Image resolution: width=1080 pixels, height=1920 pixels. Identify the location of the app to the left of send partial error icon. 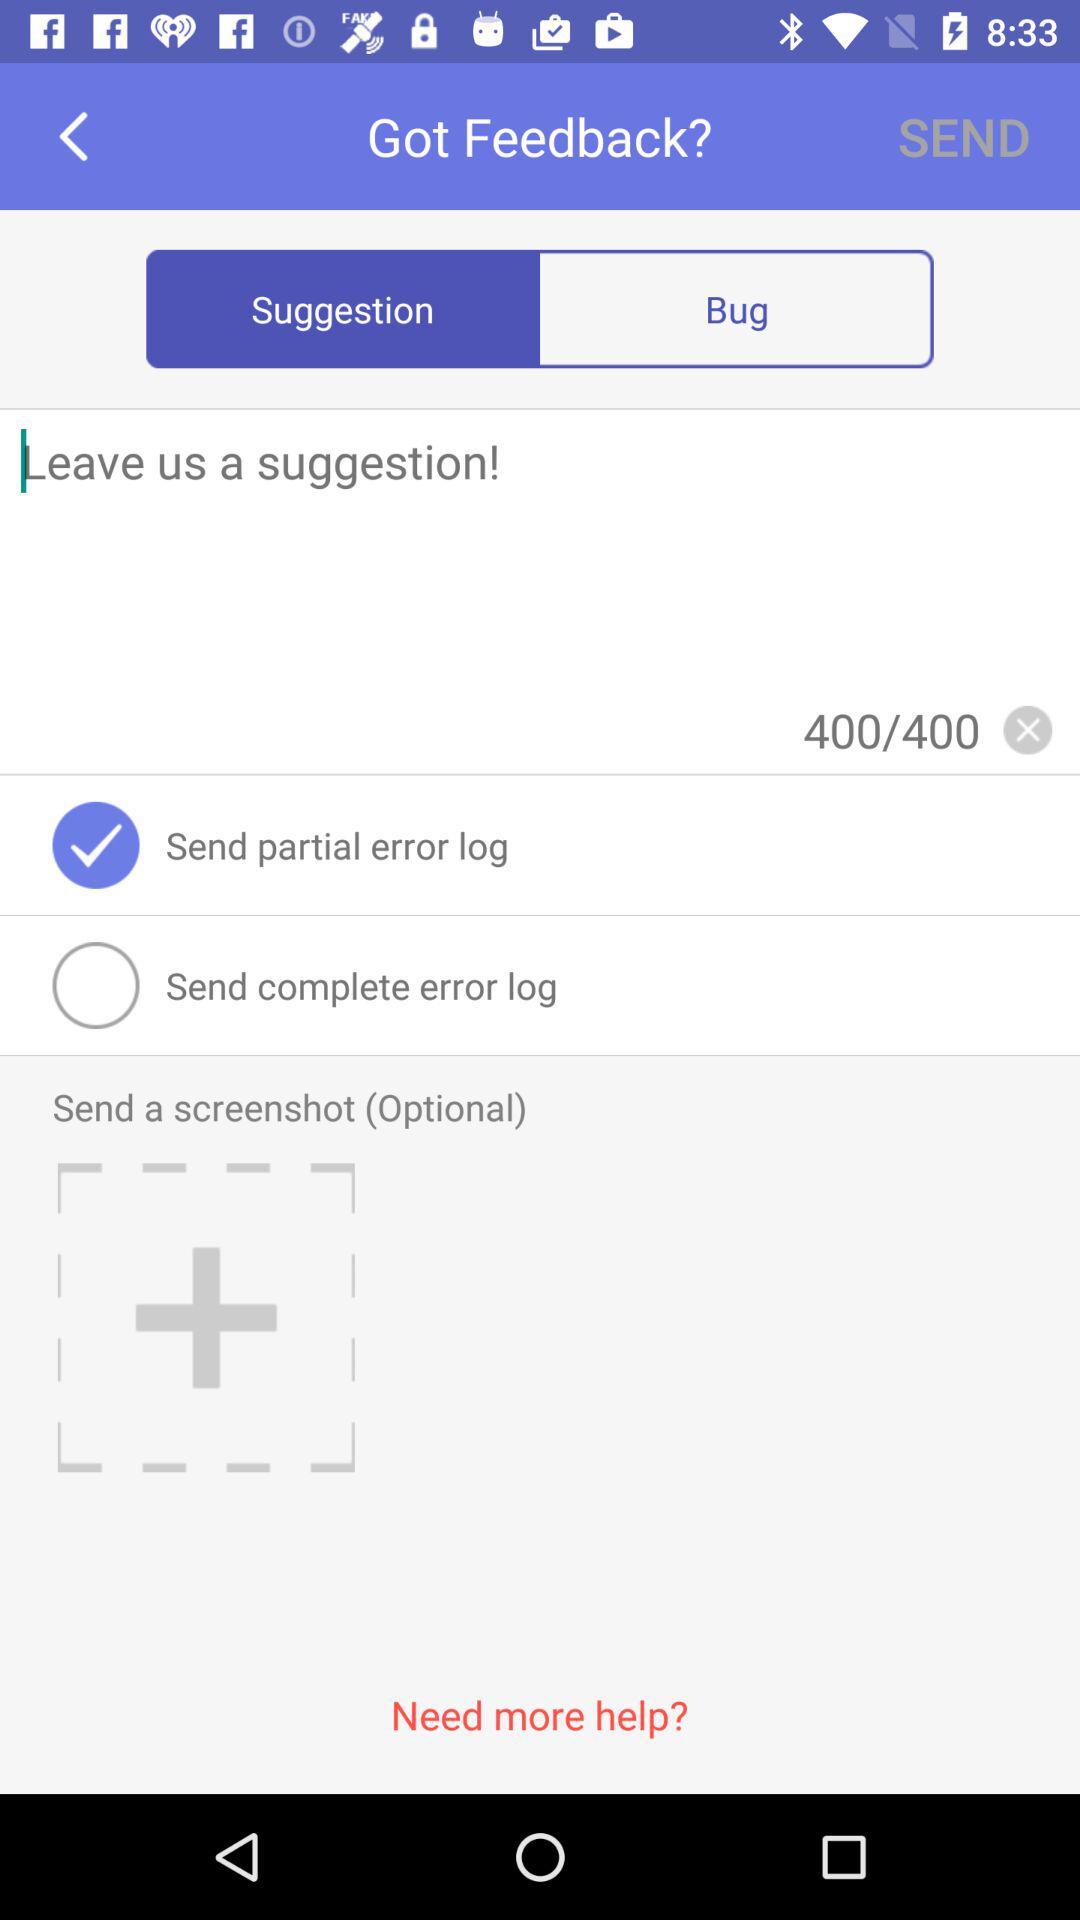
(96, 845).